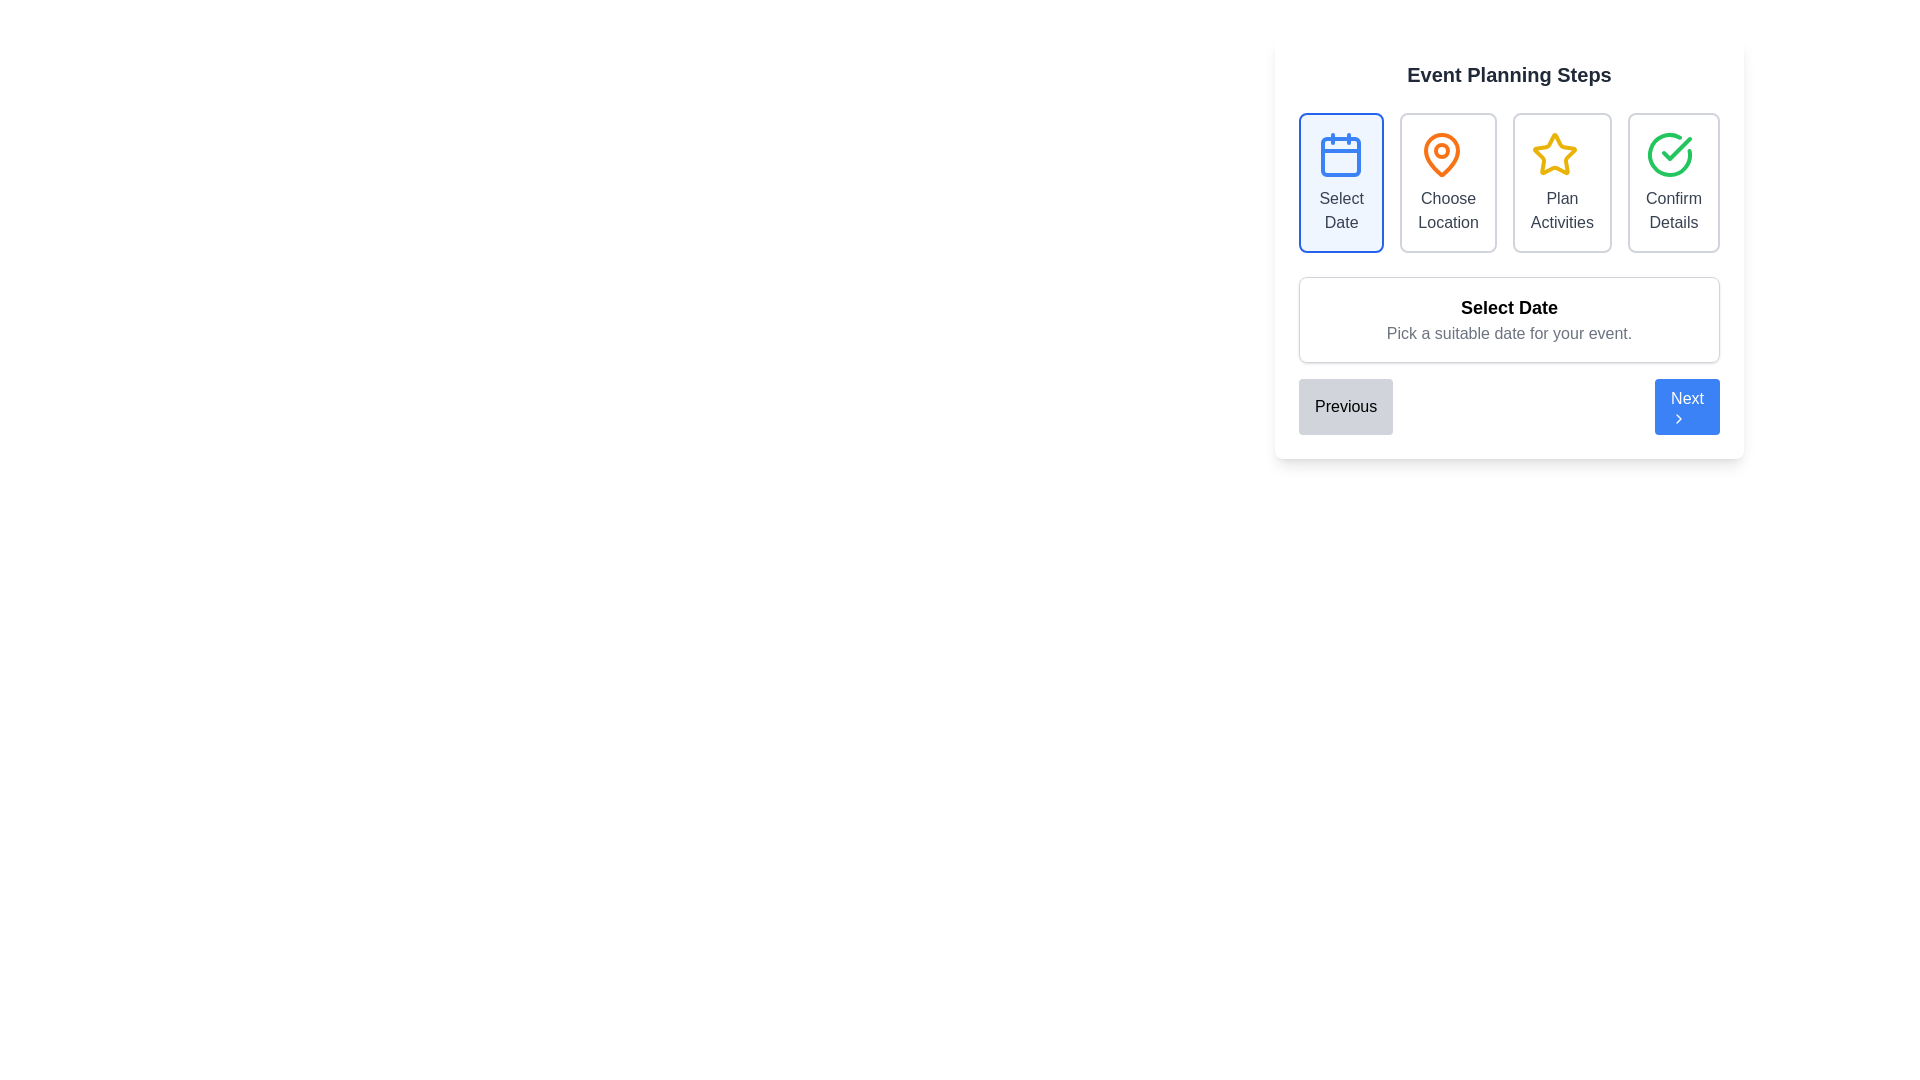 This screenshot has width=1920, height=1080. I want to click on the 'Plan Activities' text label, which is part of the navigation step interface and located below a yellow star icon, so click(1561, 211).